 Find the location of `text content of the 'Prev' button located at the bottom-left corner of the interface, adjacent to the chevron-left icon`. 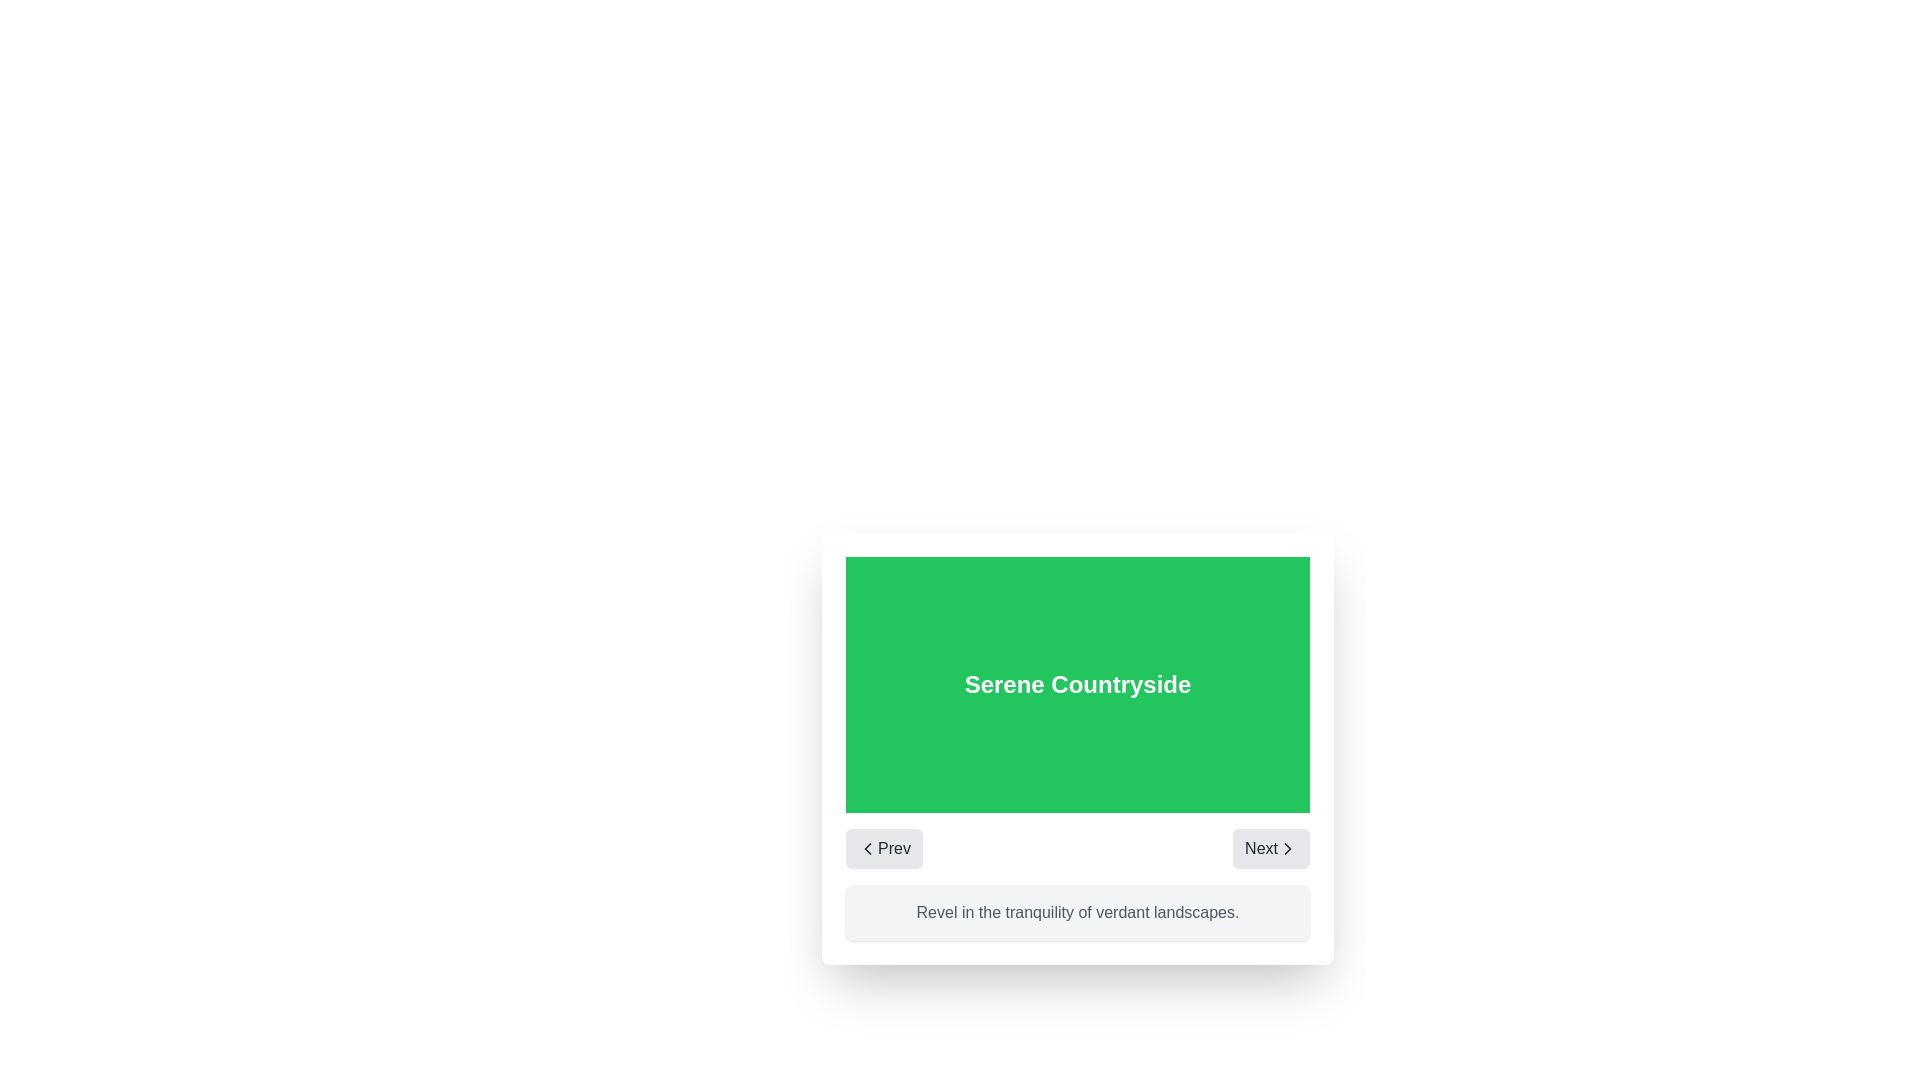

text content of the 'Prev' button located at the bottom-left corner of the interface, adjacent to the chevron-left icon is located at coordinates (892, 848).